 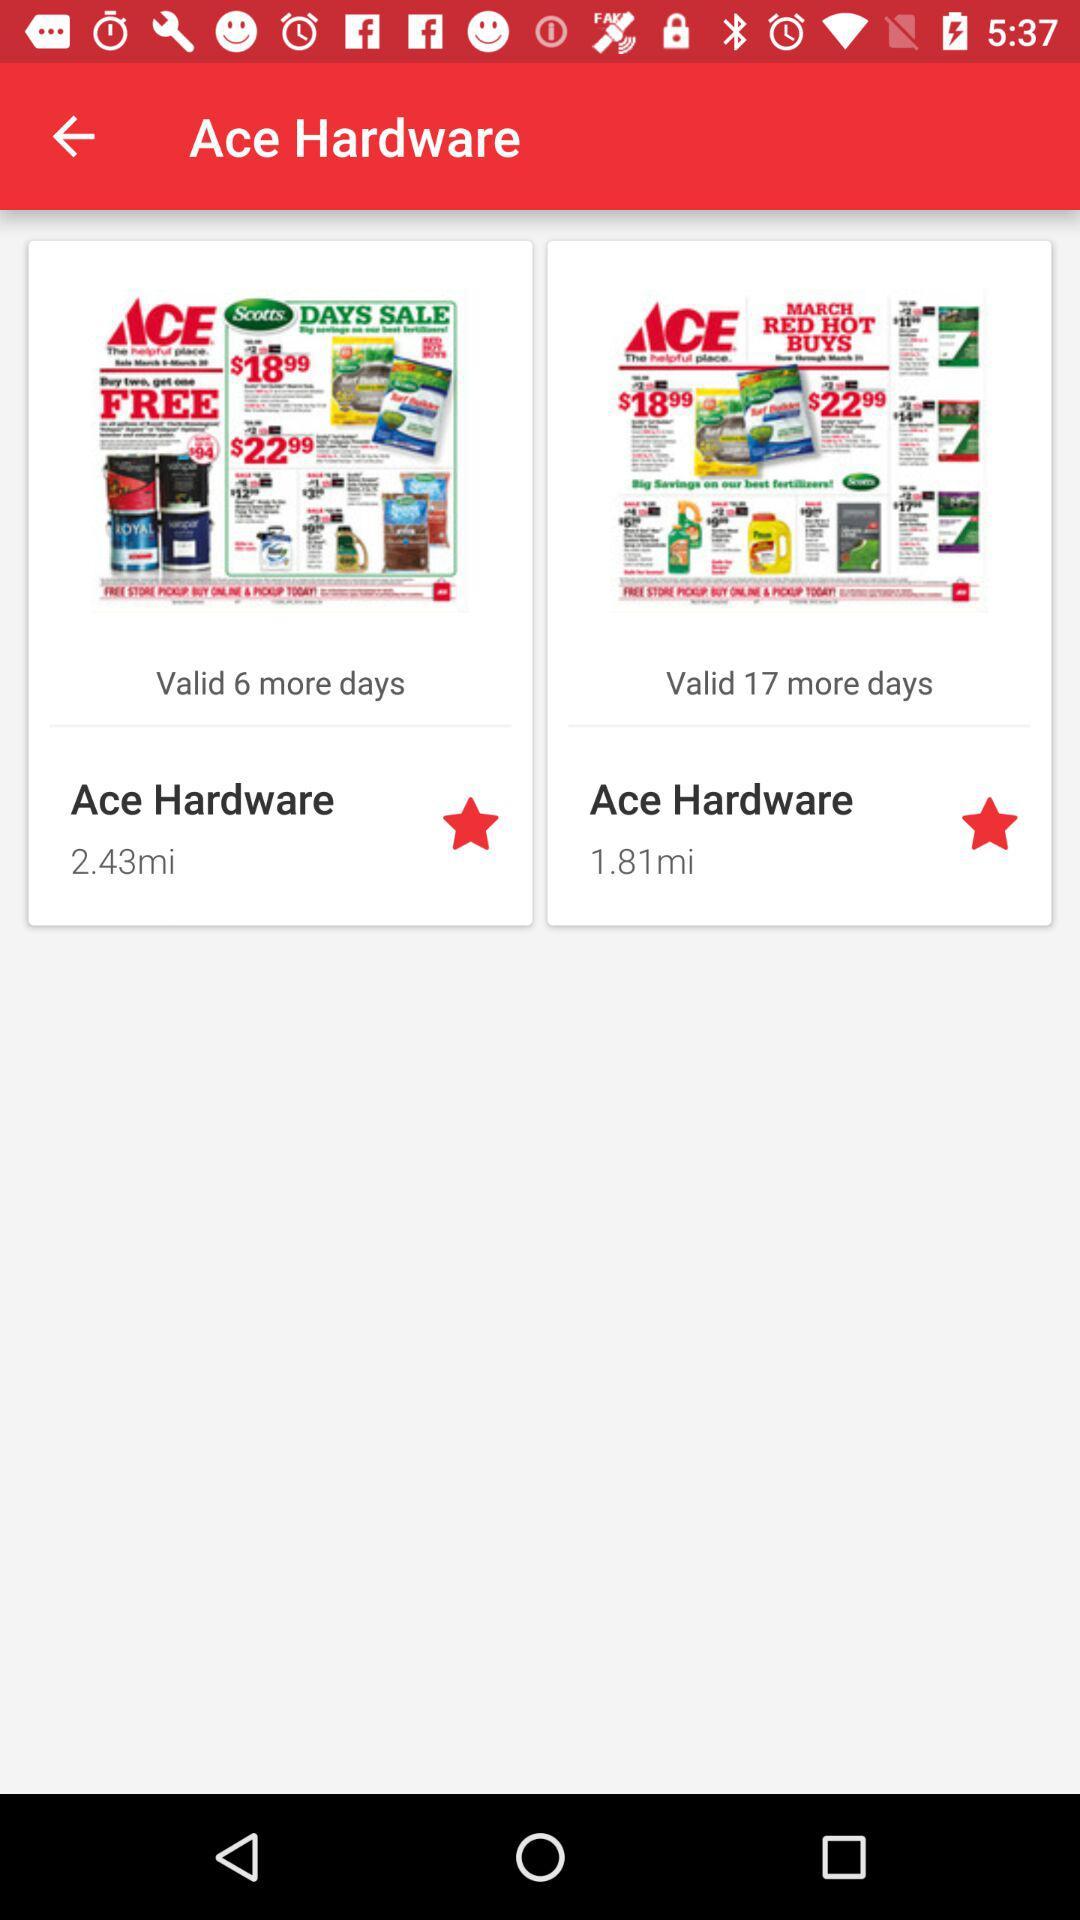 I want to click on the app to the left of the ace hardware icon, so click(x=72, y=135).